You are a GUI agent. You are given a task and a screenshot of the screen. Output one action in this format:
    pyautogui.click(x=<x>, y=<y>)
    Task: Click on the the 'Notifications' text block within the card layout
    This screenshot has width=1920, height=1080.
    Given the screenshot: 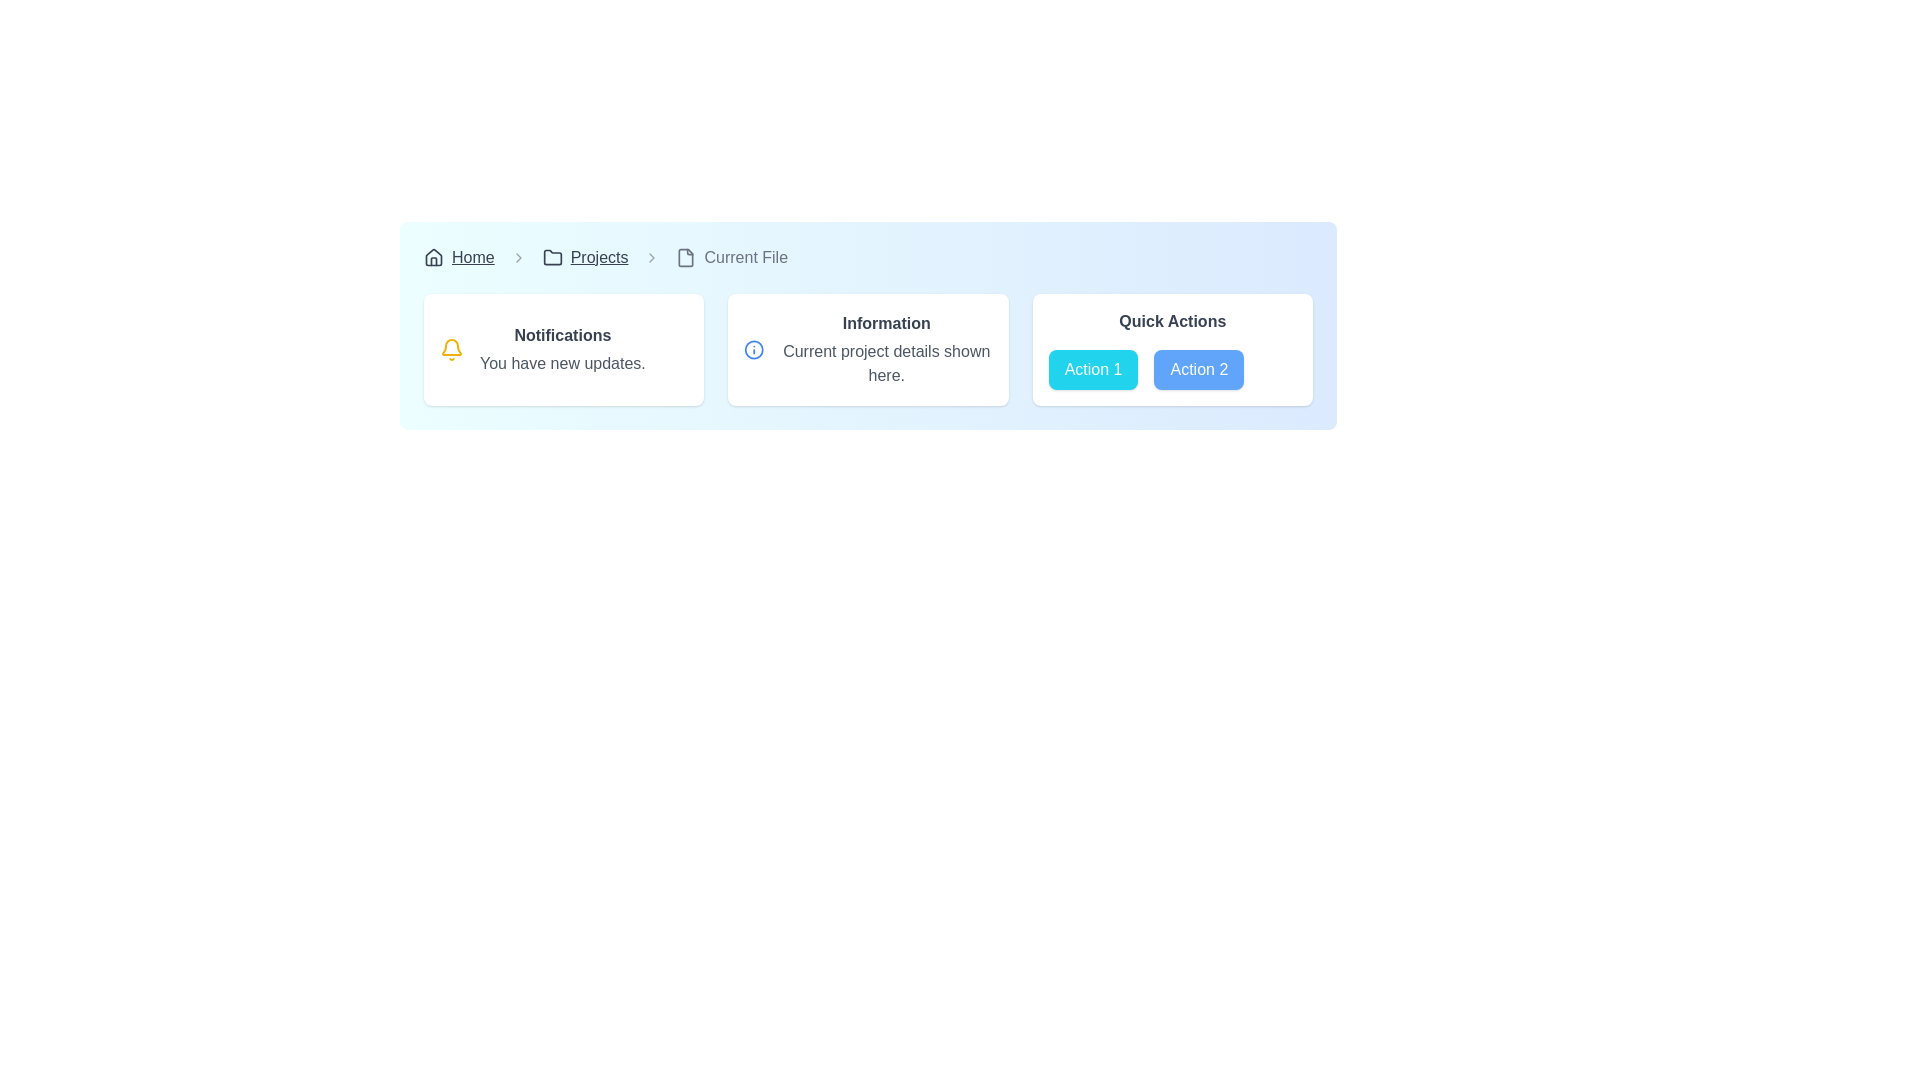 What is the action you would take?
    pyautogui.click(x=561, y=349)
    